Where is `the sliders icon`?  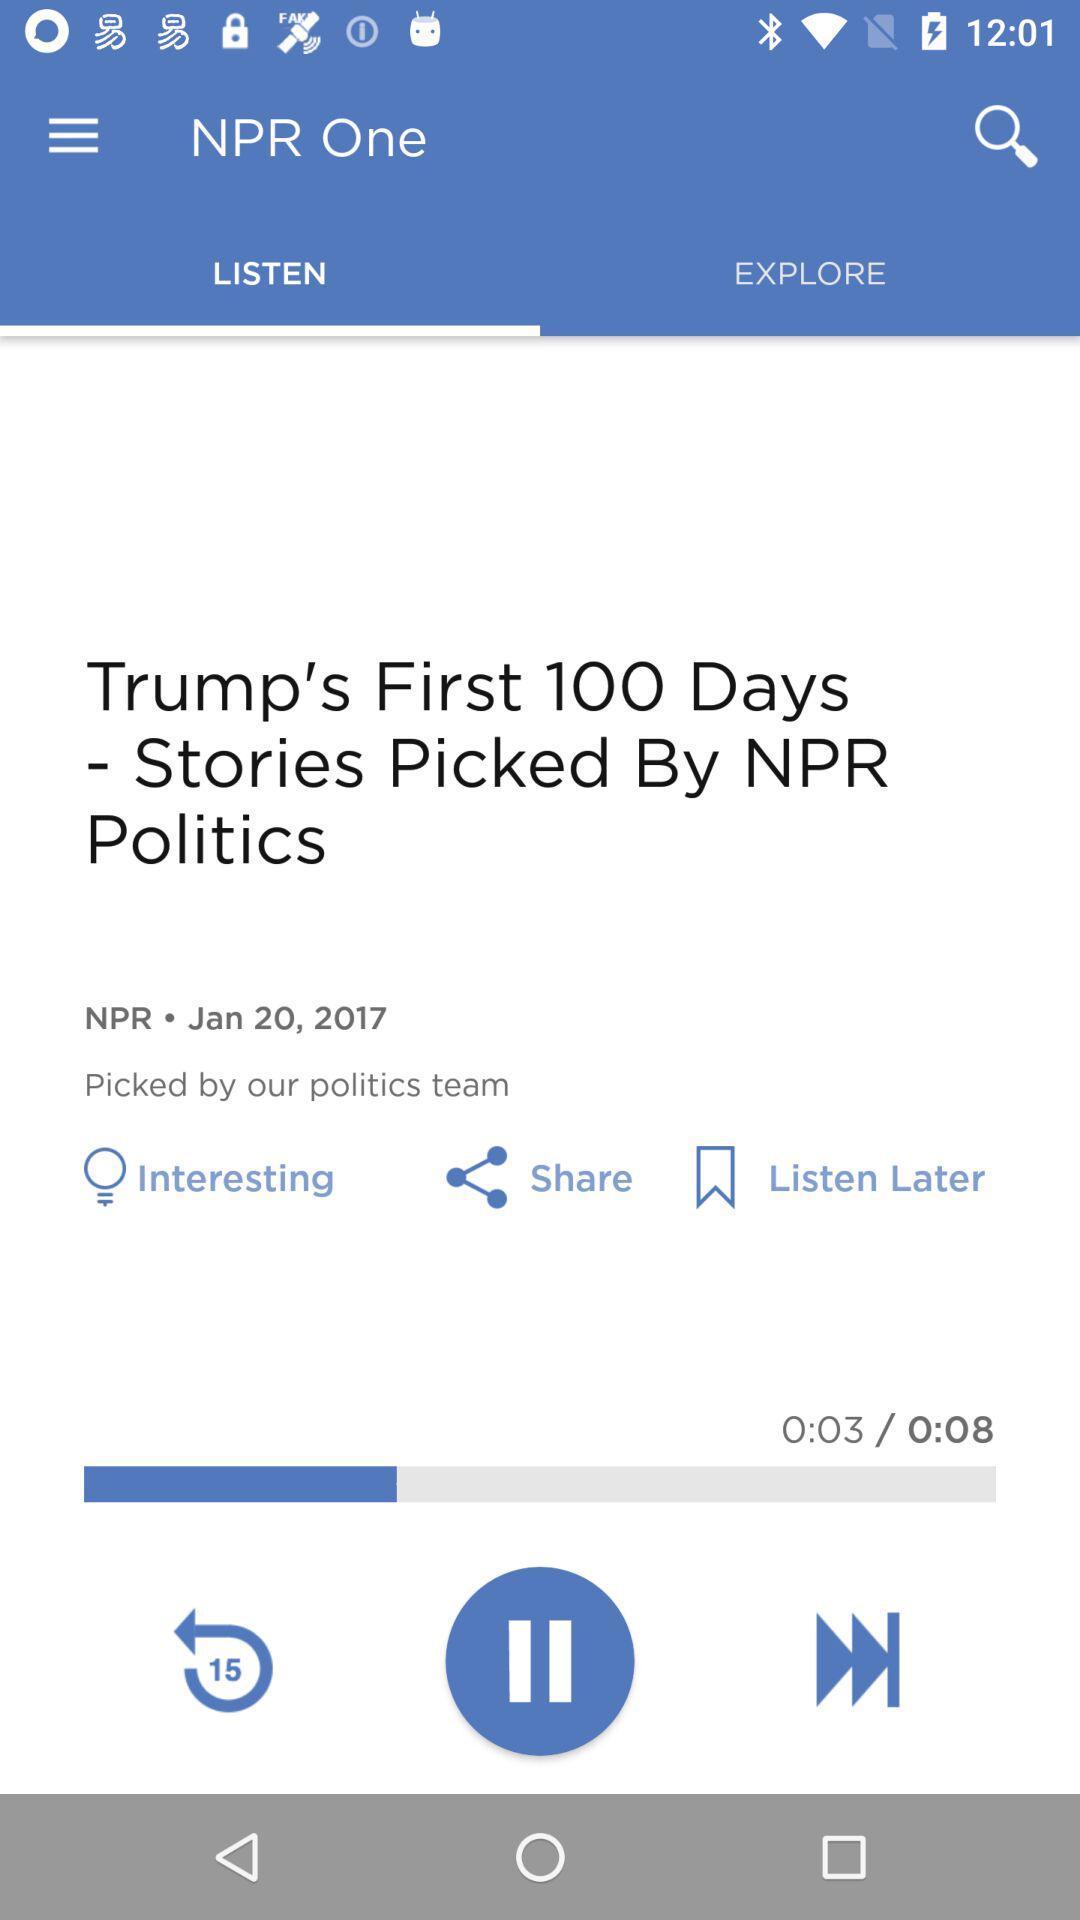
the sliders icon is located at coordinates (856, 1659).